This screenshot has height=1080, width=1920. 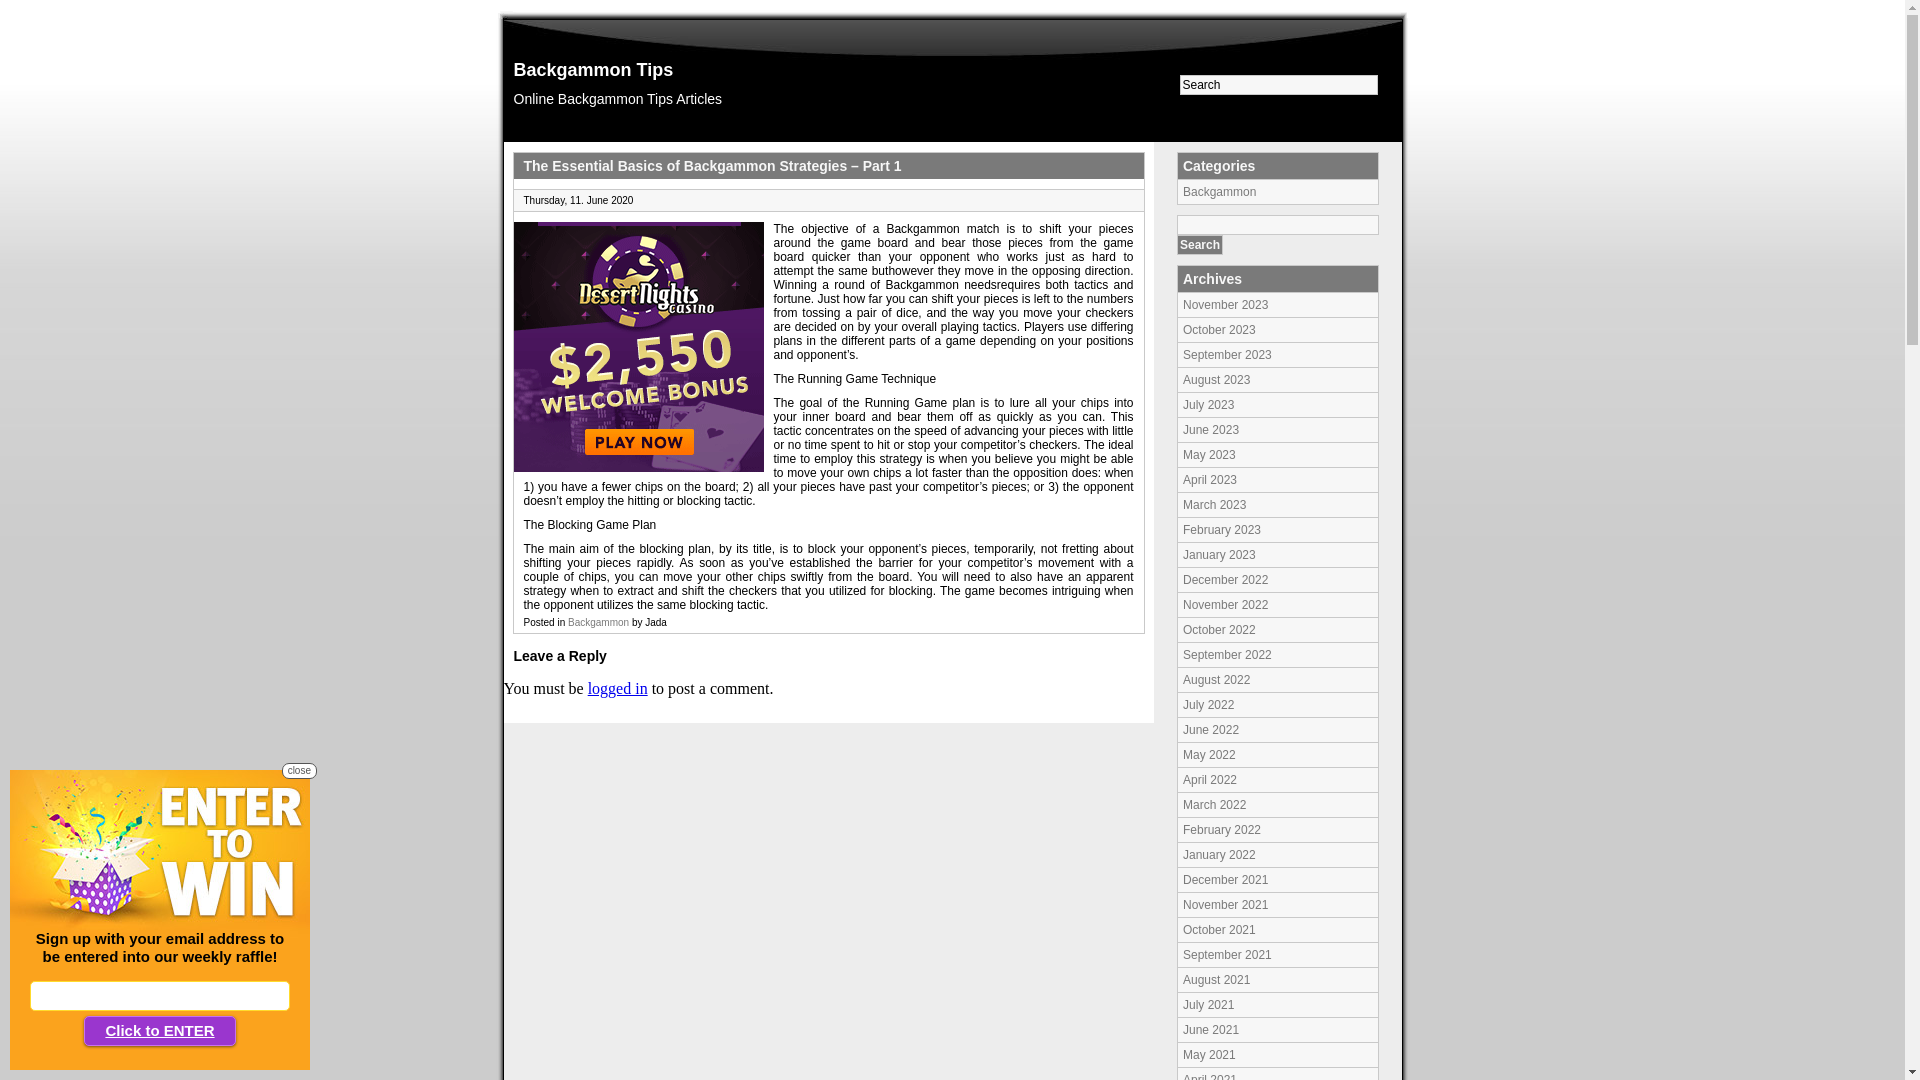 What do you see at coordinates (1213, 804) in the screenshot?
I see `'March 2022'` at bounding box center [1213, 804].